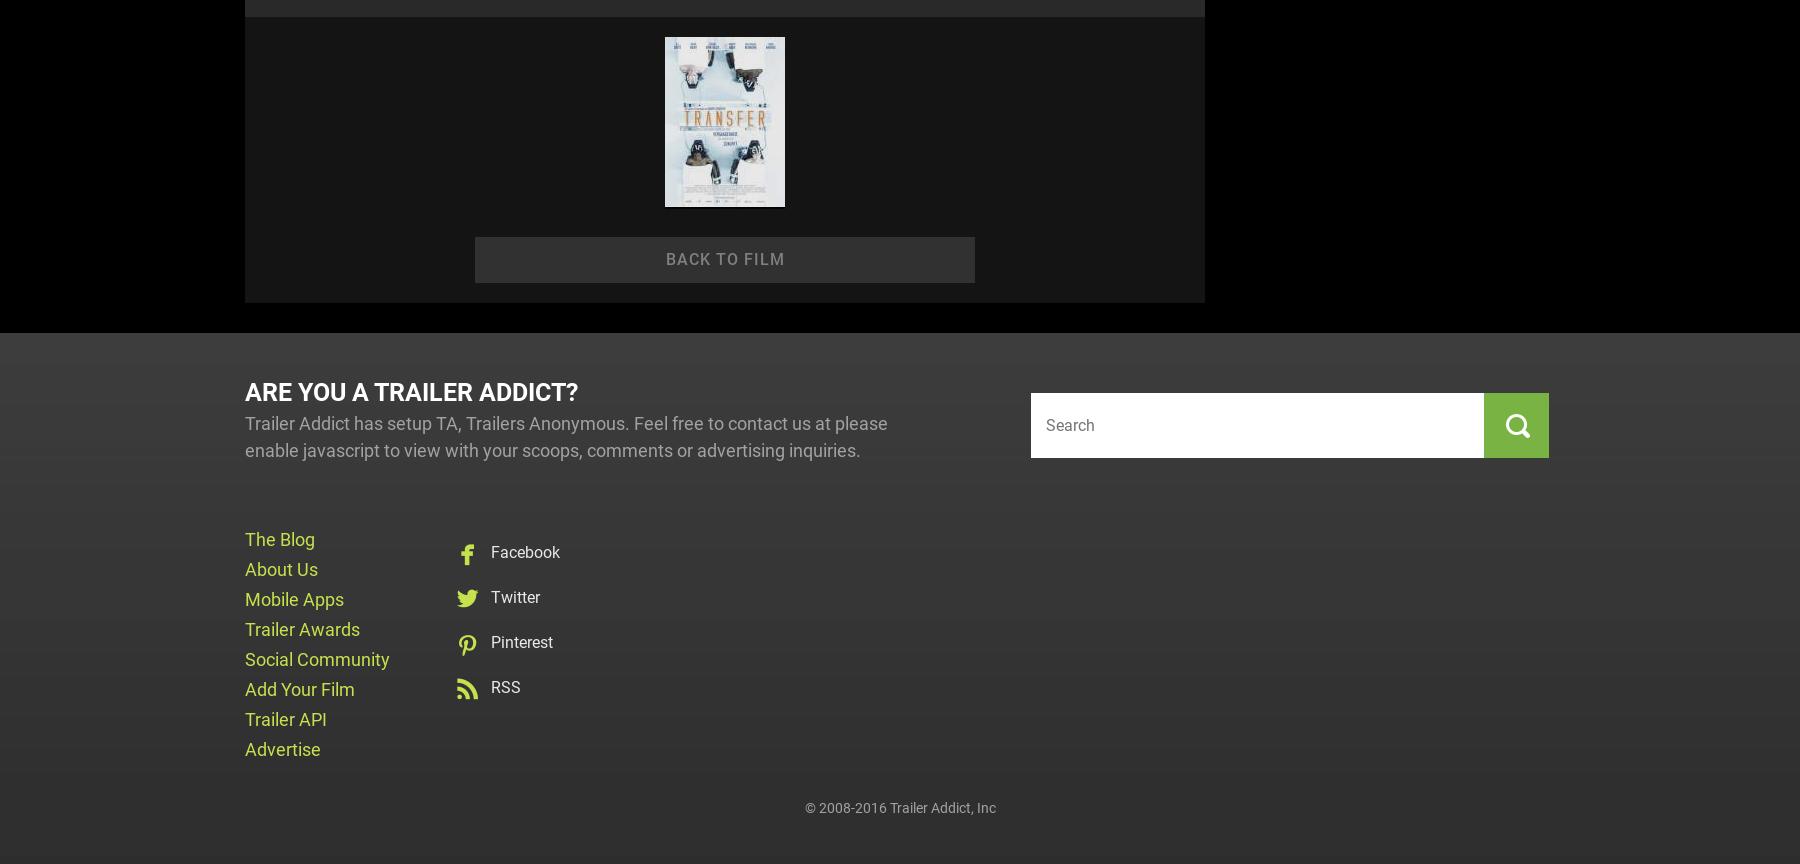 The height and width of the screenshot is (864, 1800). I want to click on 'Social Community', so click(316, 659).